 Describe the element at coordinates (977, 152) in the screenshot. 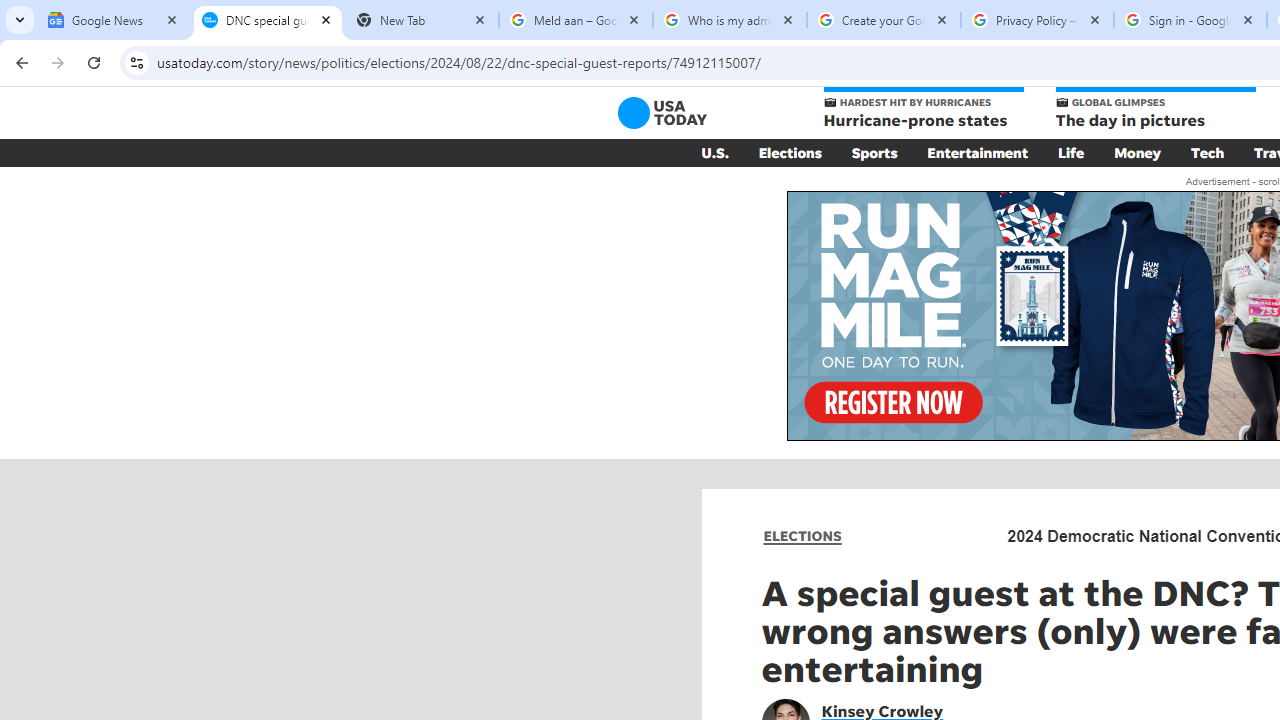

I see `'Entertainment'` at that location.